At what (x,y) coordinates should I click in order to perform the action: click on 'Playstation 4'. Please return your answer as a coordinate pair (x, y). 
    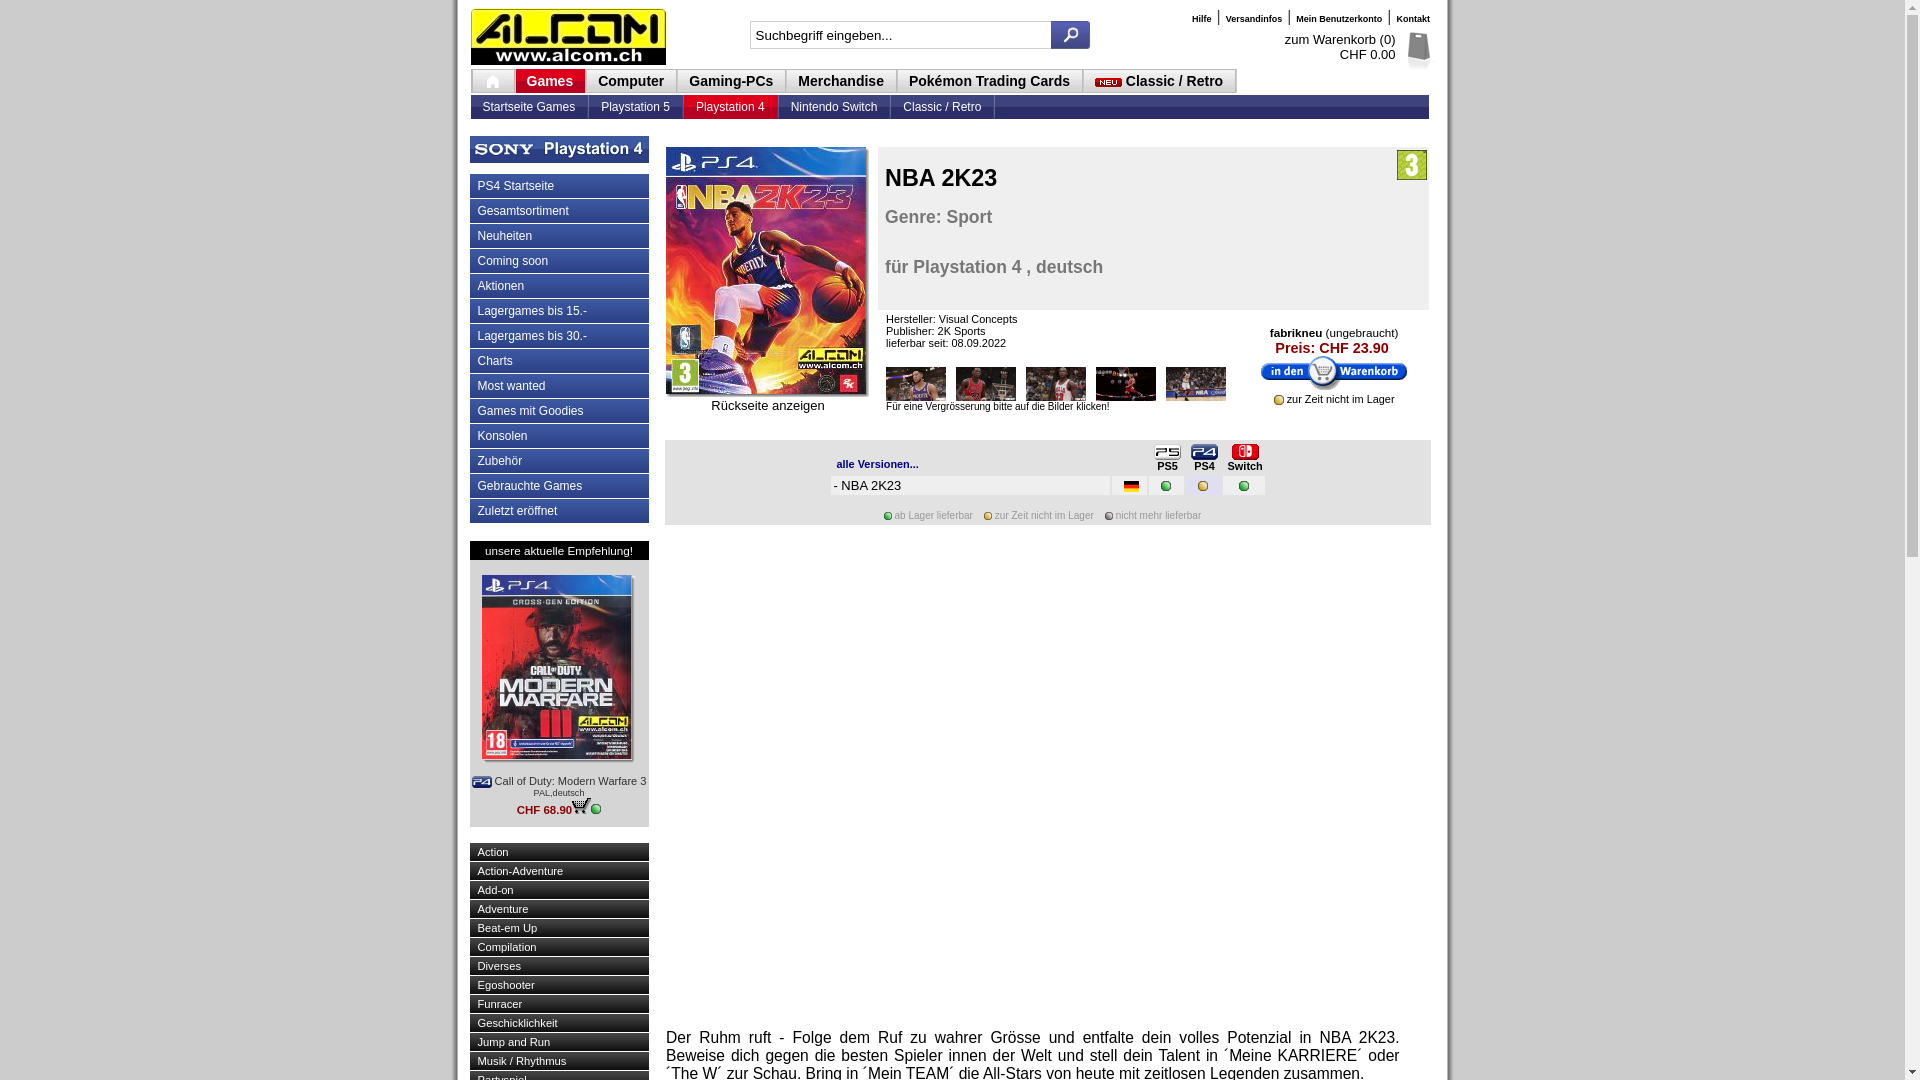
    Looking at the image, I should click on (729, 107).